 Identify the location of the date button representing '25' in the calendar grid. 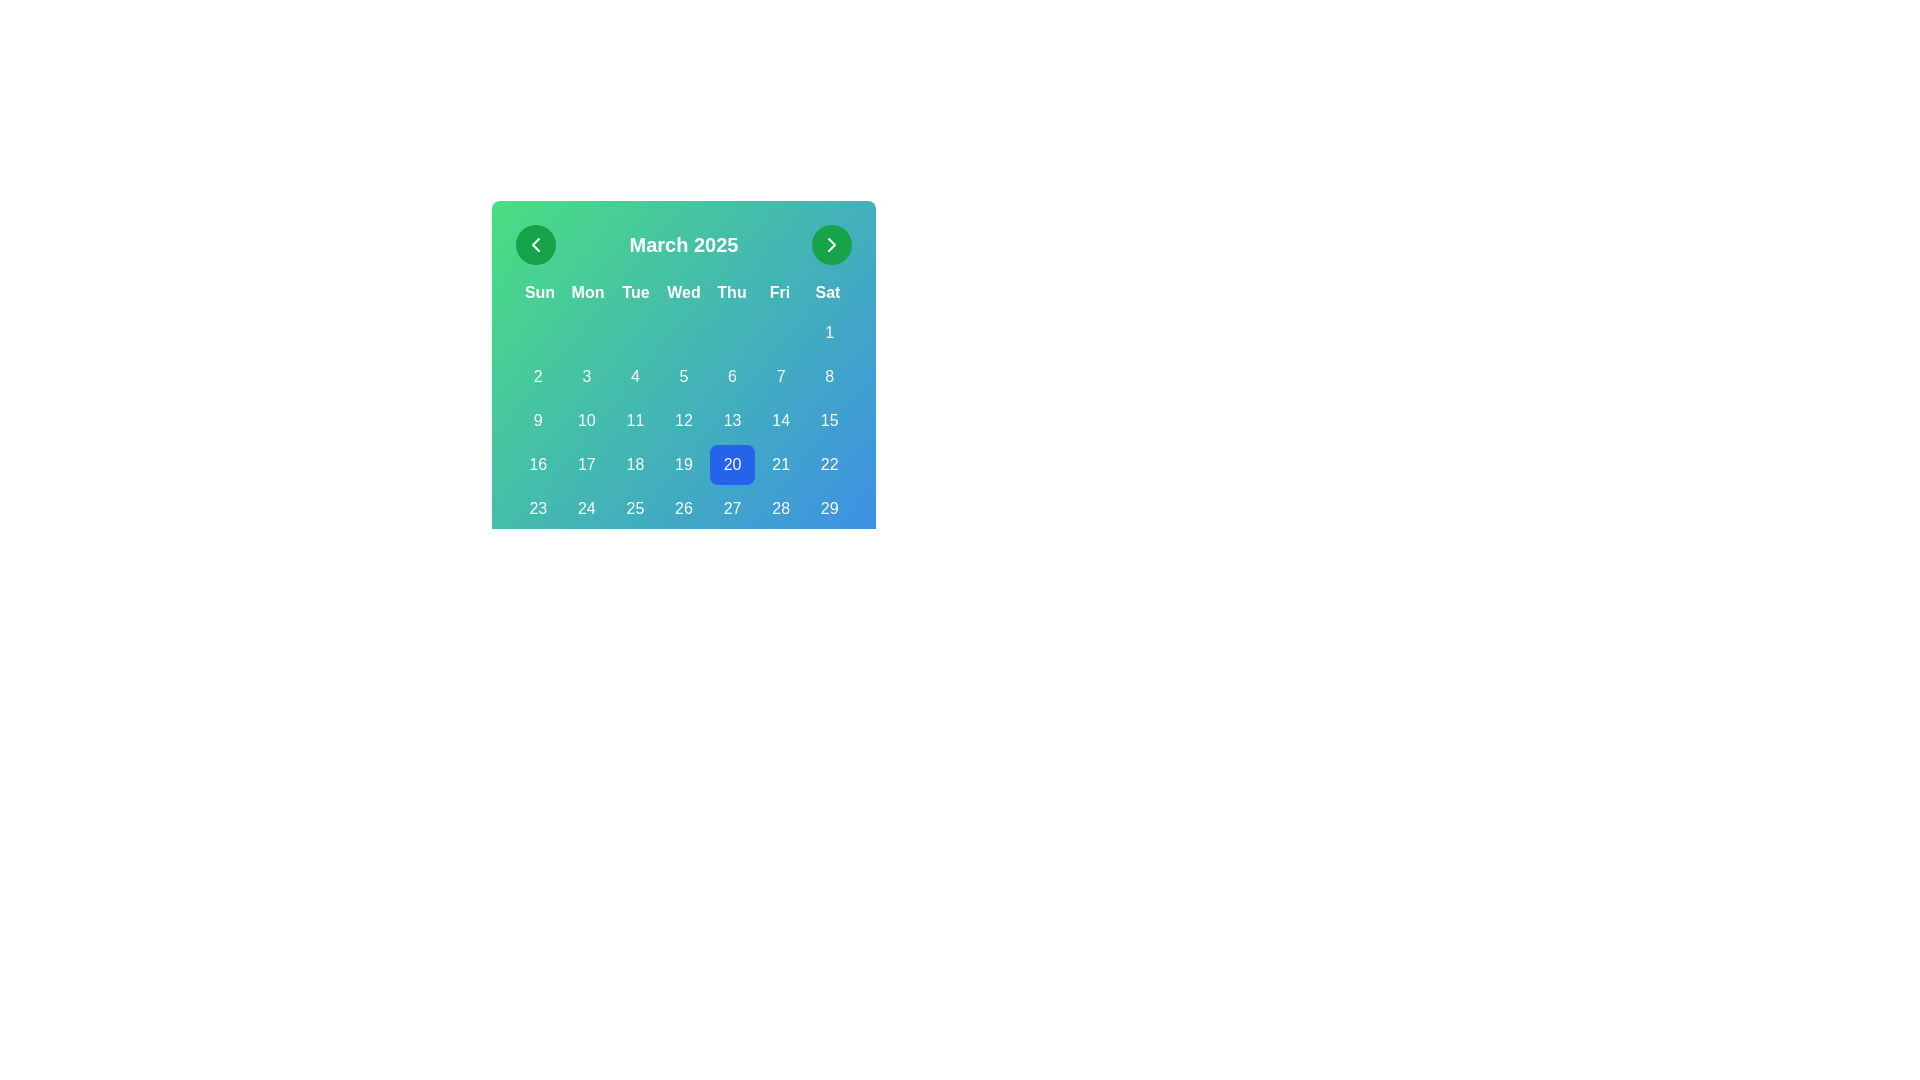
(634, 508).